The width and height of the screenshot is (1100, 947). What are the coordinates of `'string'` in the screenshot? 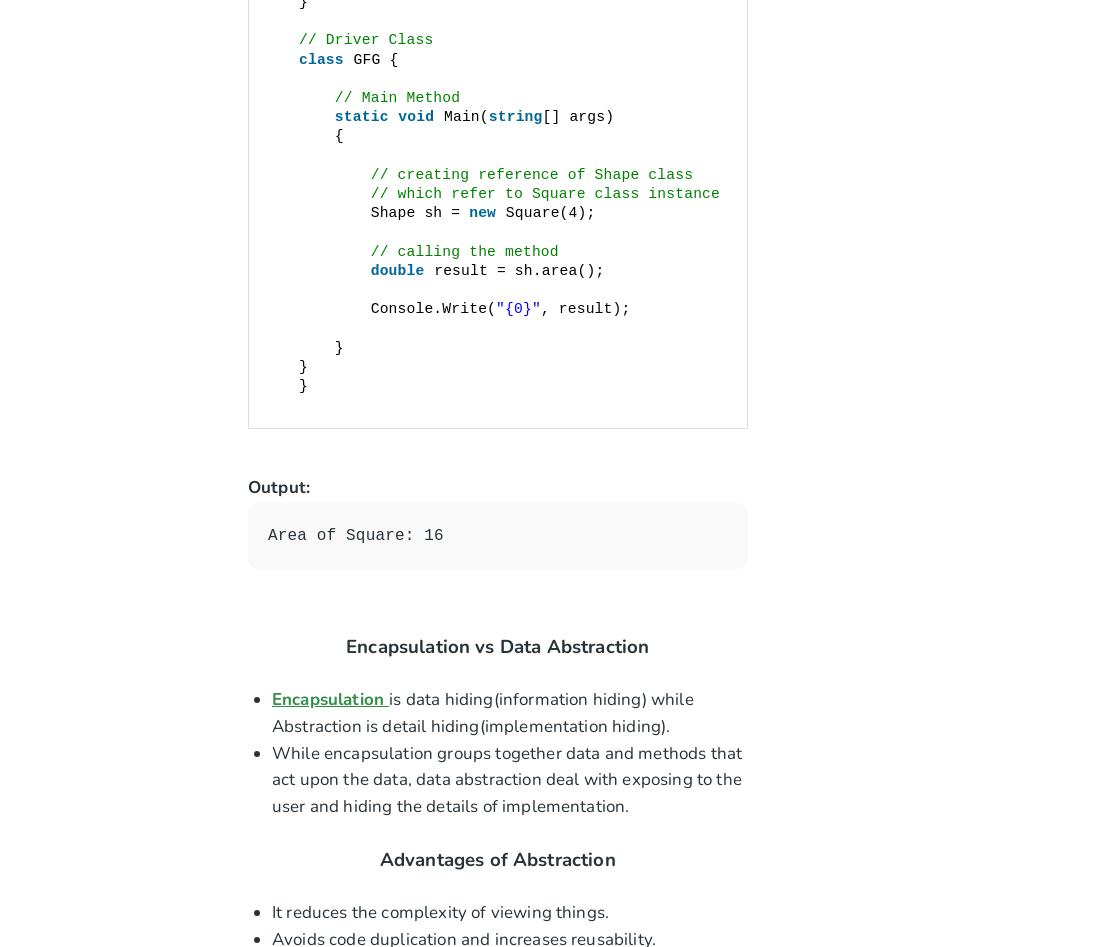 It's located at (515, 115).